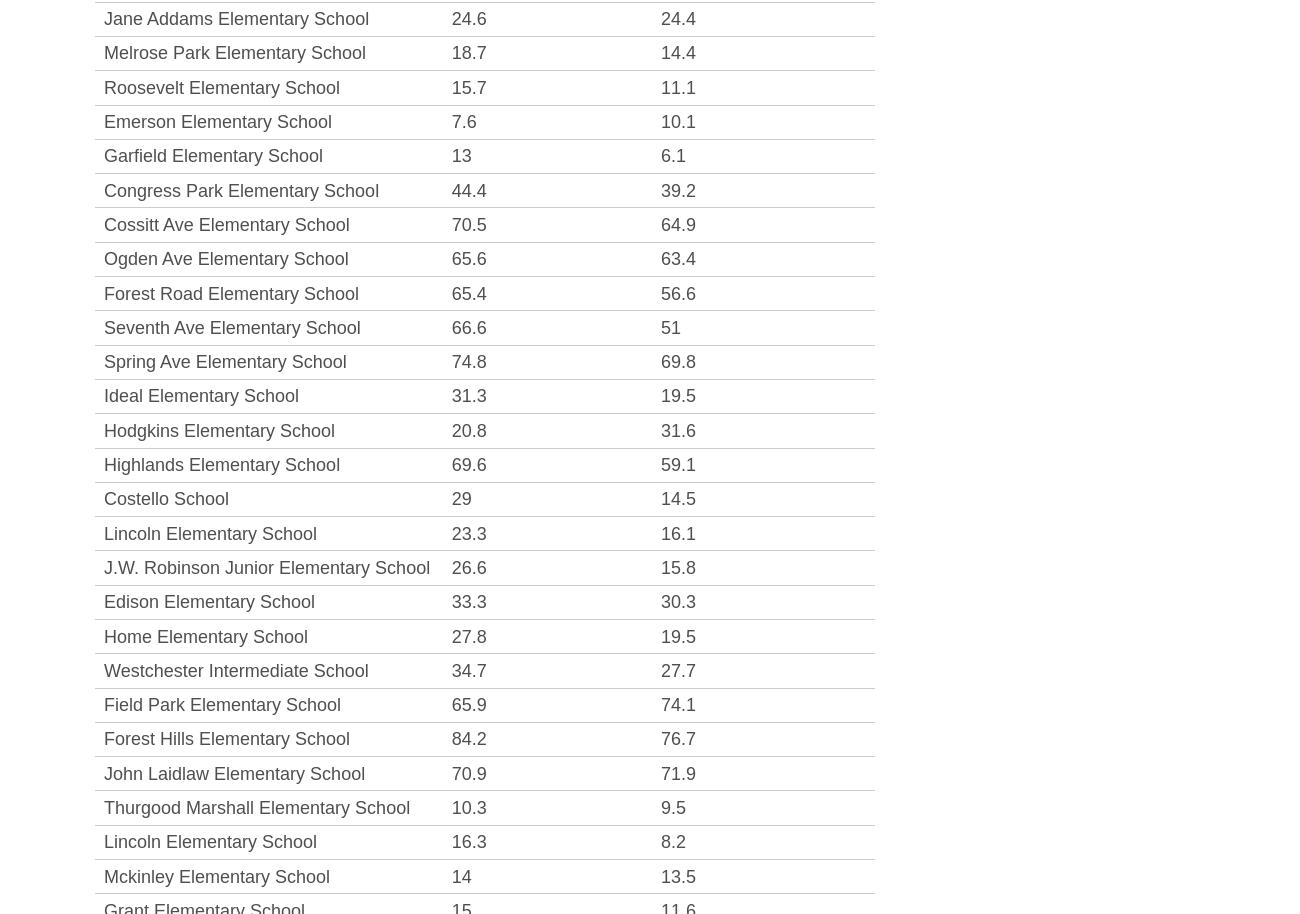 The height and width of the screenshot is (914, 1300). I want to click on '44.4', so click(467, 190).